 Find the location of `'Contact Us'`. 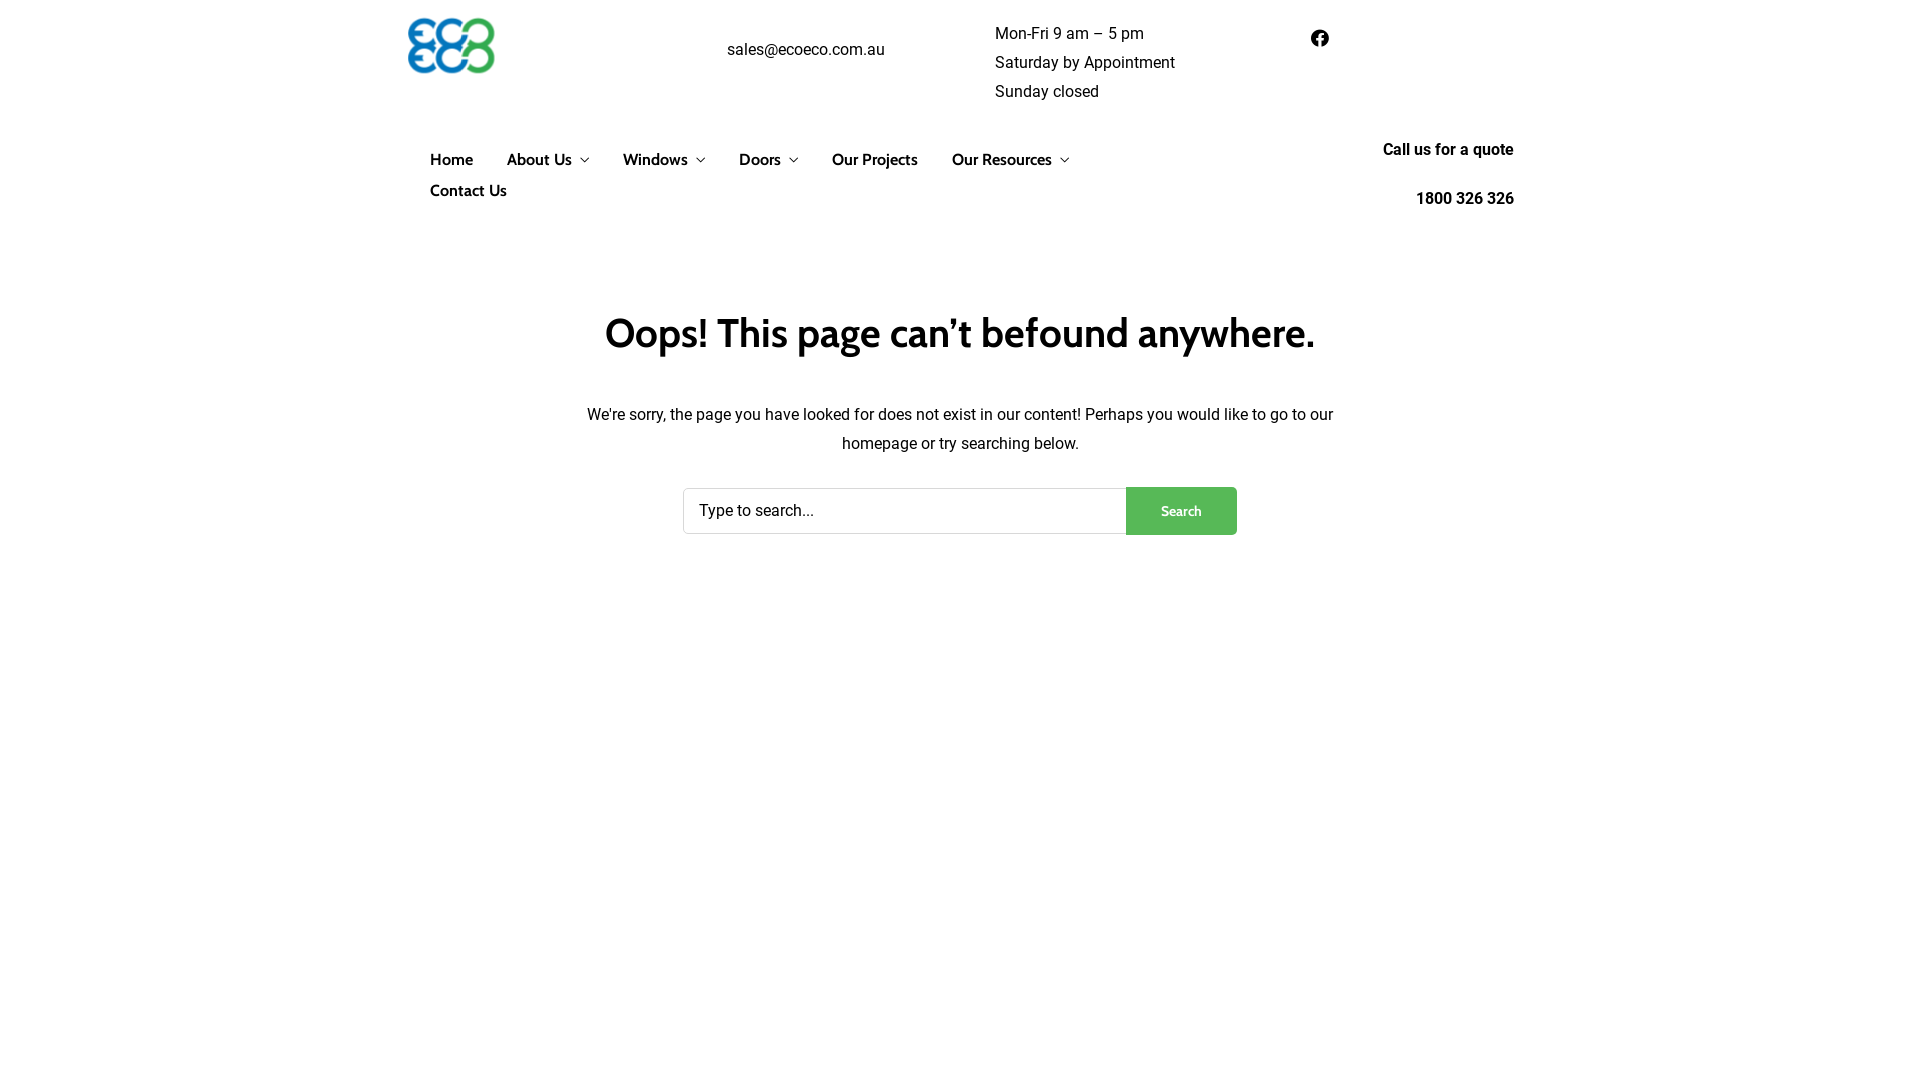

'Contact Us' is located at coordinates (467, 191).